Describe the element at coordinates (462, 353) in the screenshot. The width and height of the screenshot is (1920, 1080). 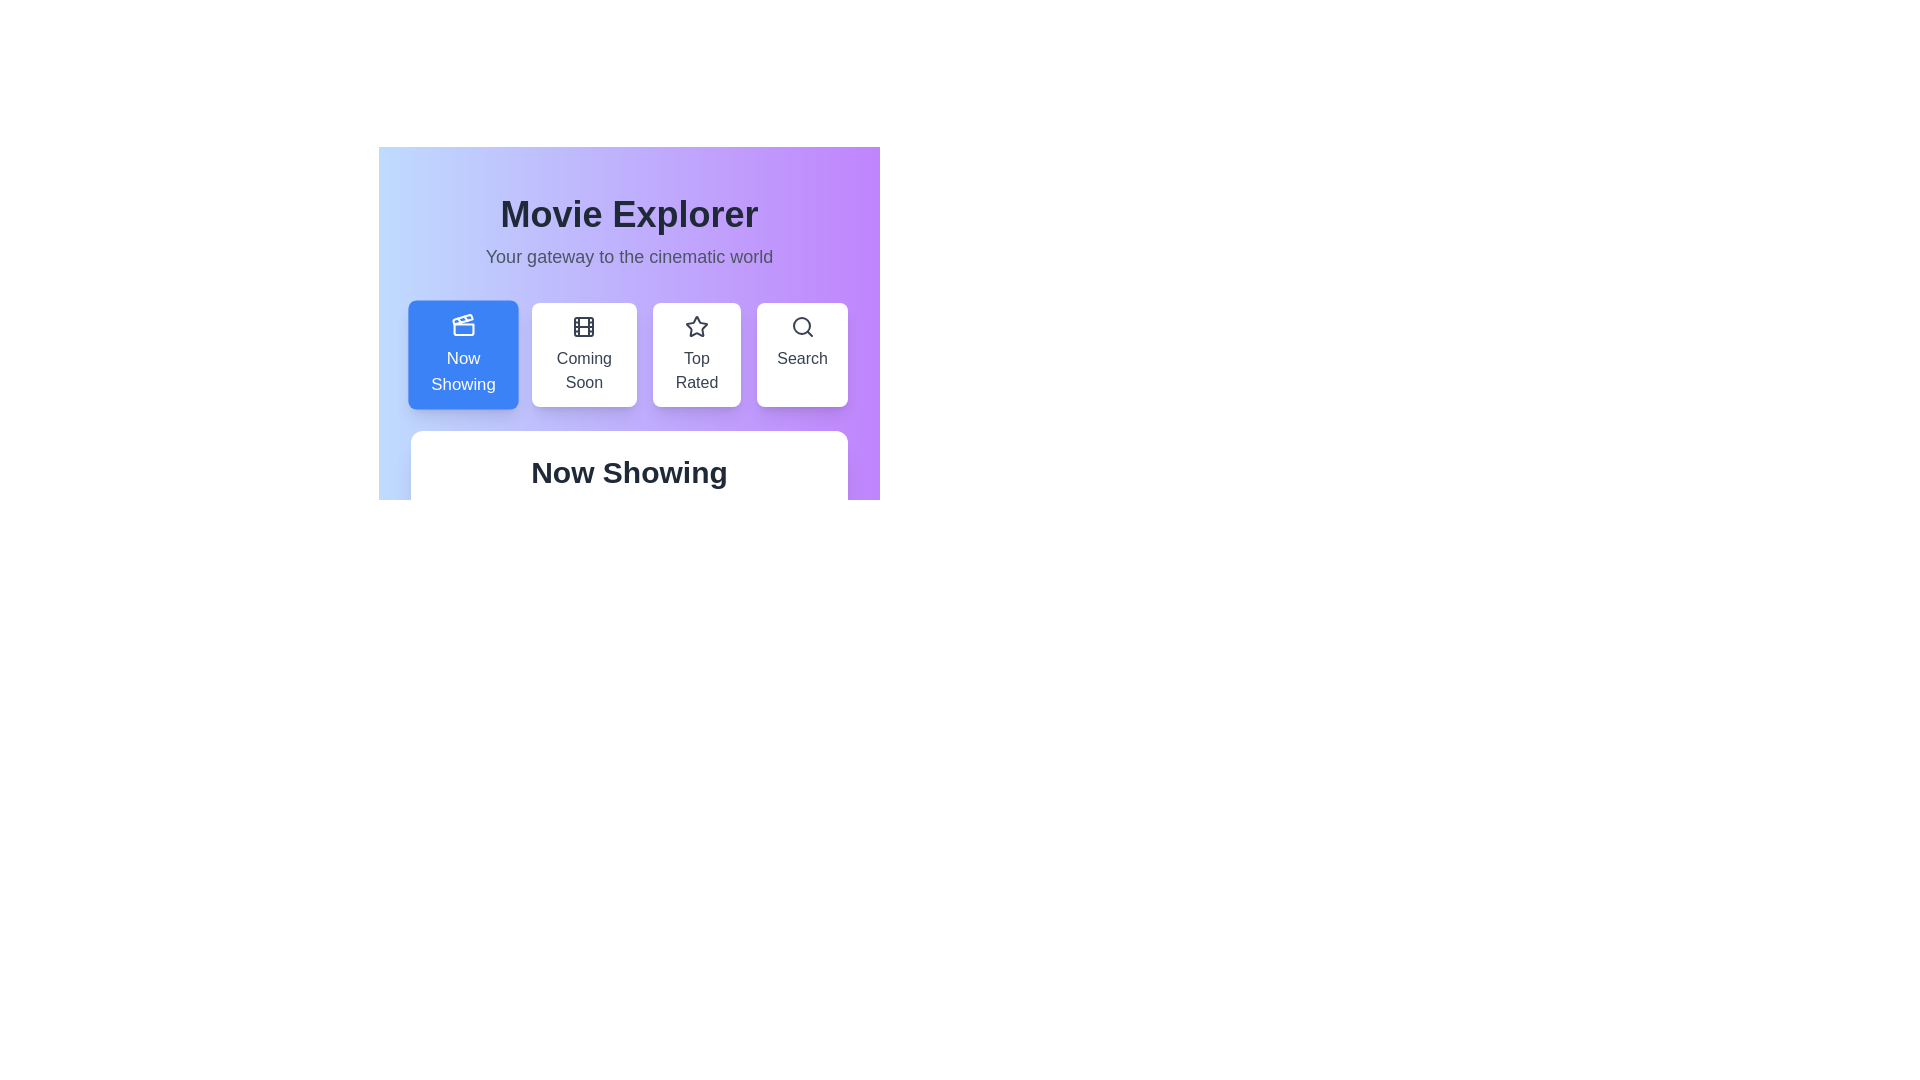
I see `the tab labeled Now Showing` at that location.